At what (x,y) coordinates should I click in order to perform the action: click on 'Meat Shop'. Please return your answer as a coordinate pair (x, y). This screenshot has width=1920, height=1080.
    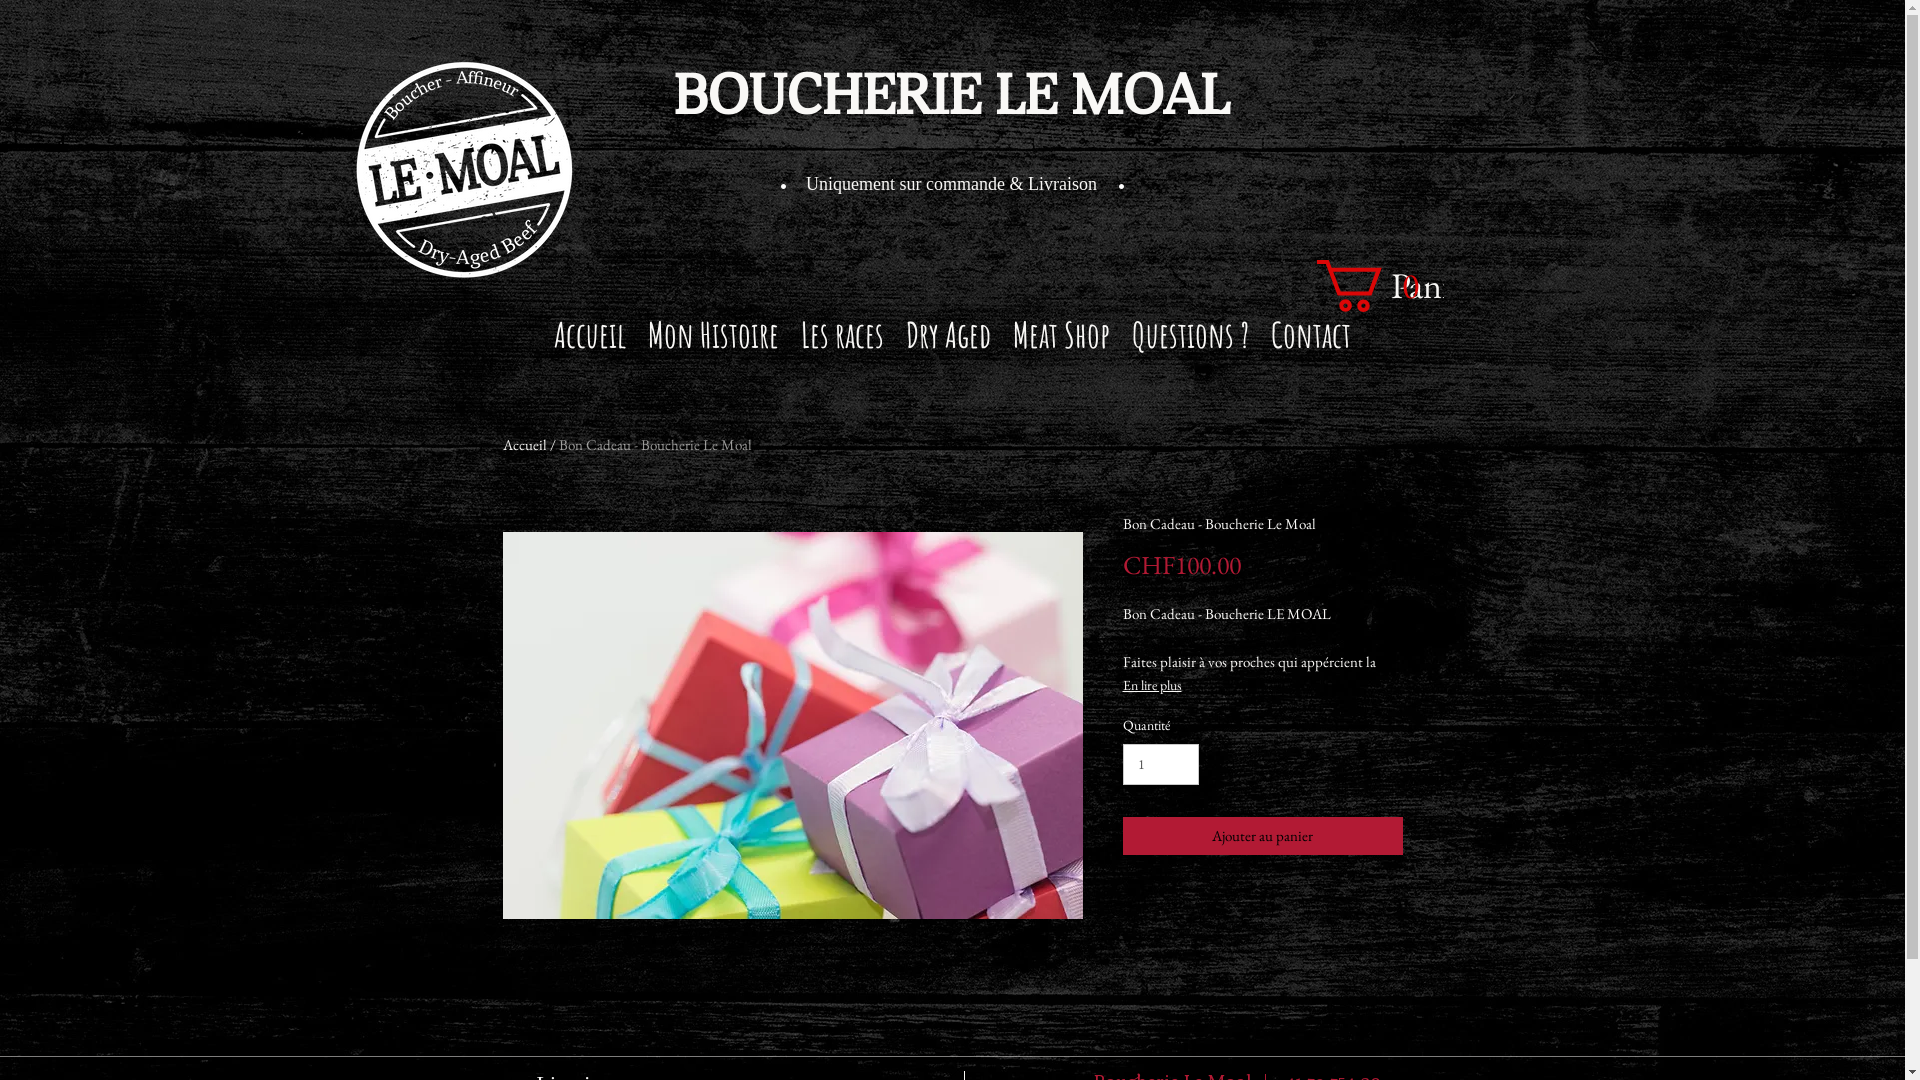
    Looking at the image, I should click on (1060, 340).